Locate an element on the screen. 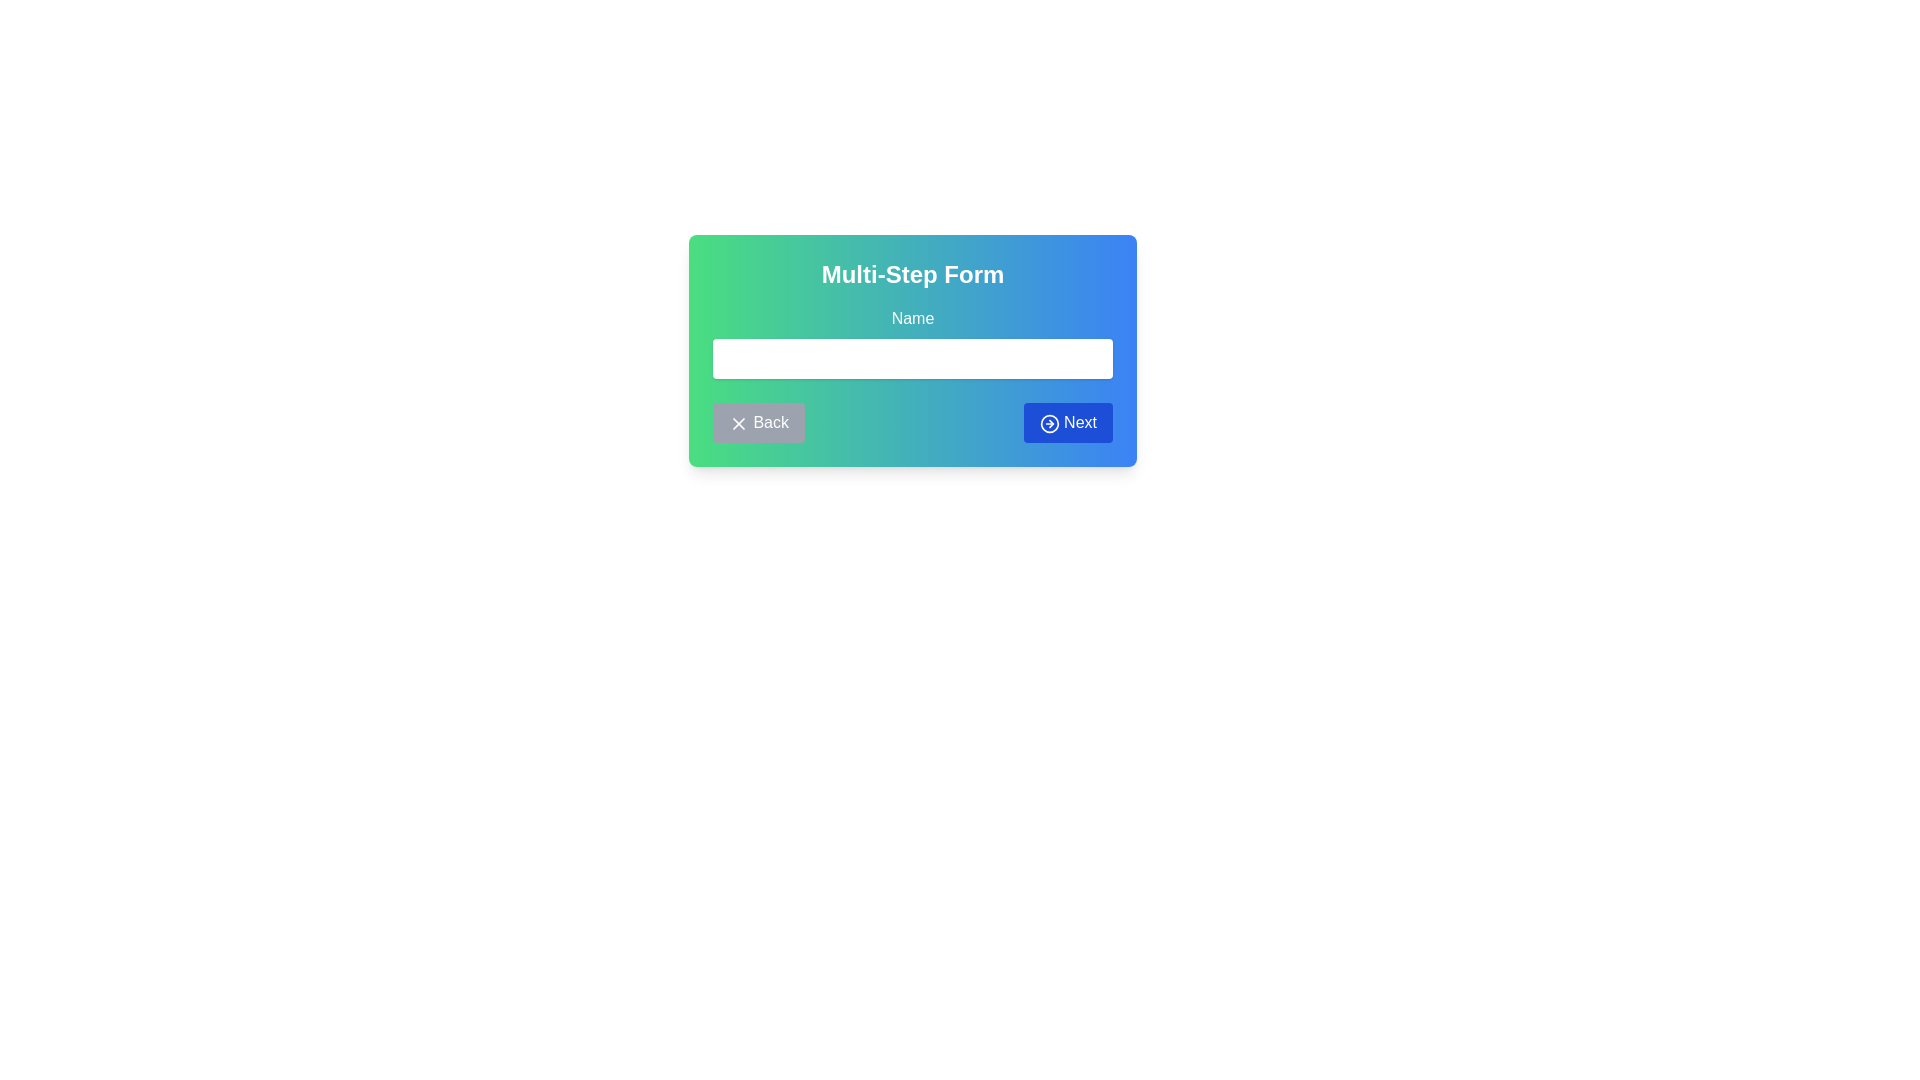 The width and height of the screenshot is (1920, 1080). the 'Back' button located at the bottom left of the form interface is located at coordinates (757, 422).